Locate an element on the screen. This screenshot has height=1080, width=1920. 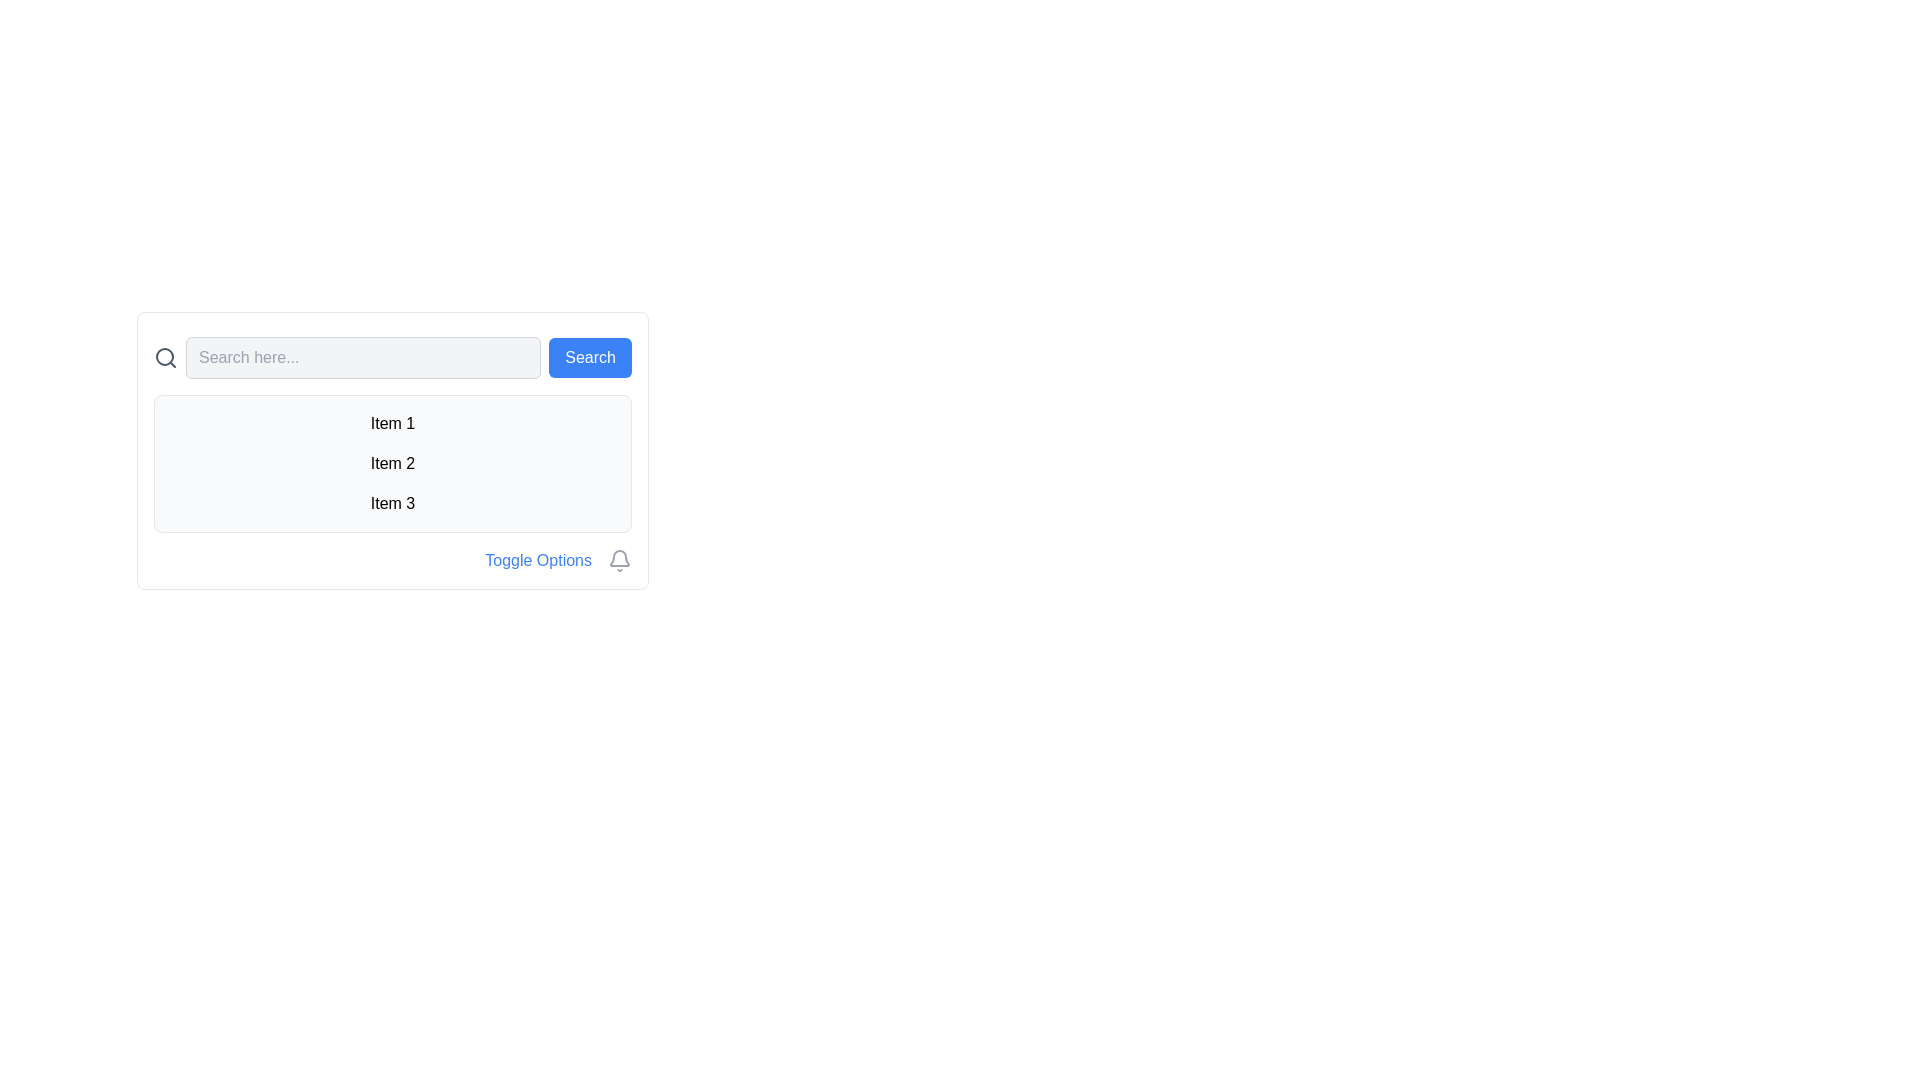
the first list item in the dropdown menu is located at coordinates (393, 423).